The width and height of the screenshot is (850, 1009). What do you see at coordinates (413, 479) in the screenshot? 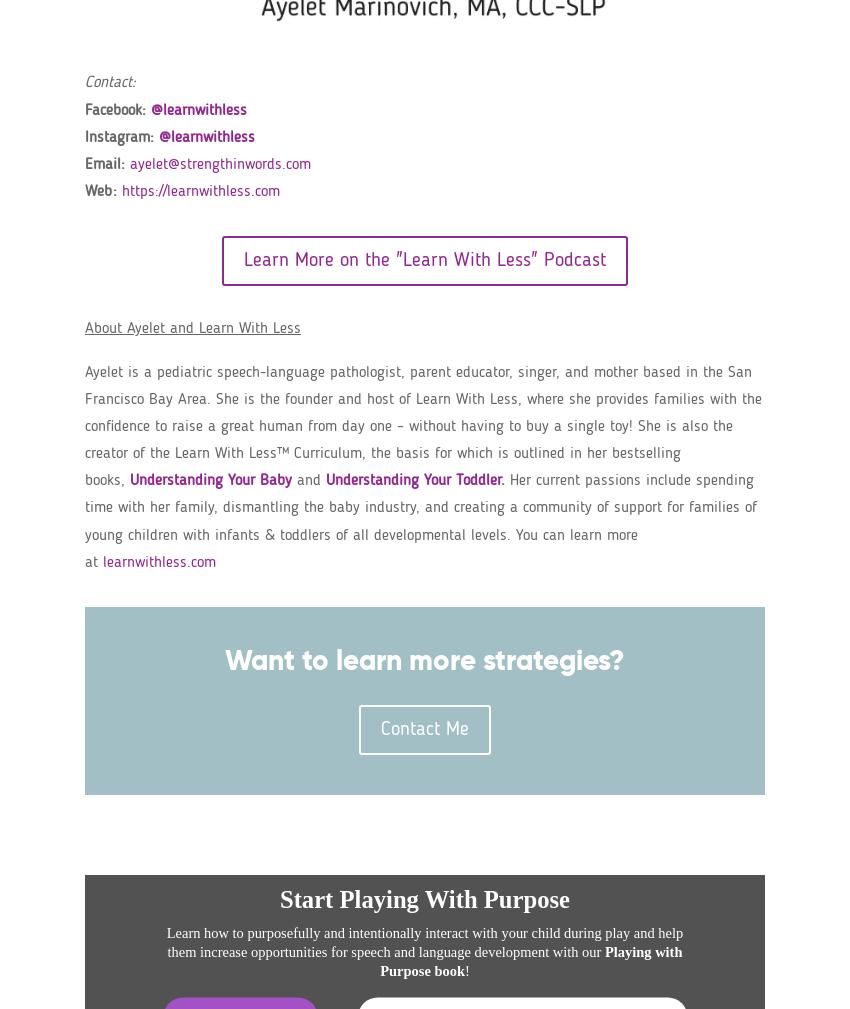
I see `'Understanding Your Toddler'` at bounding box center [413, 479].